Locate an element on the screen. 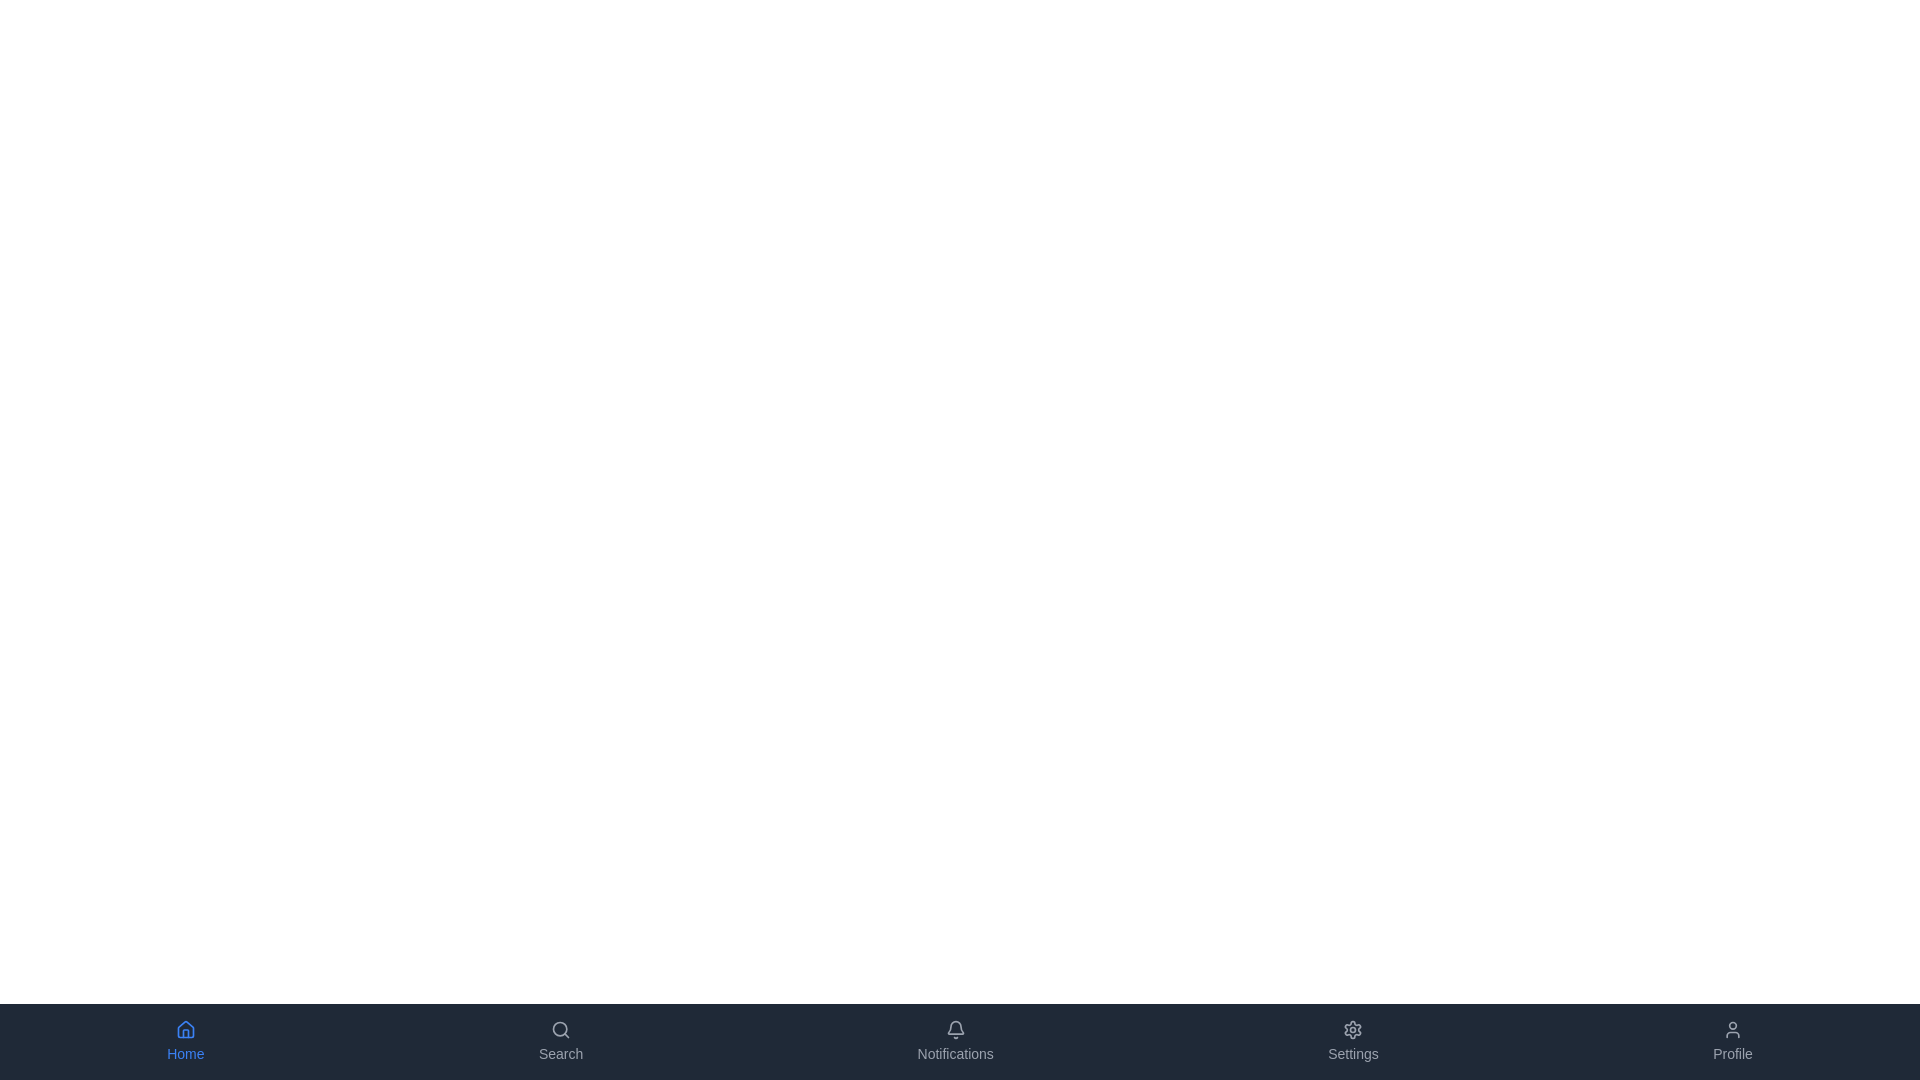 This screenshot has width=1920, height=1080. label text that identifies the search feature located in the bottom navigation bar, positioned beneath the search icon is located at coordinates (560, 1052).